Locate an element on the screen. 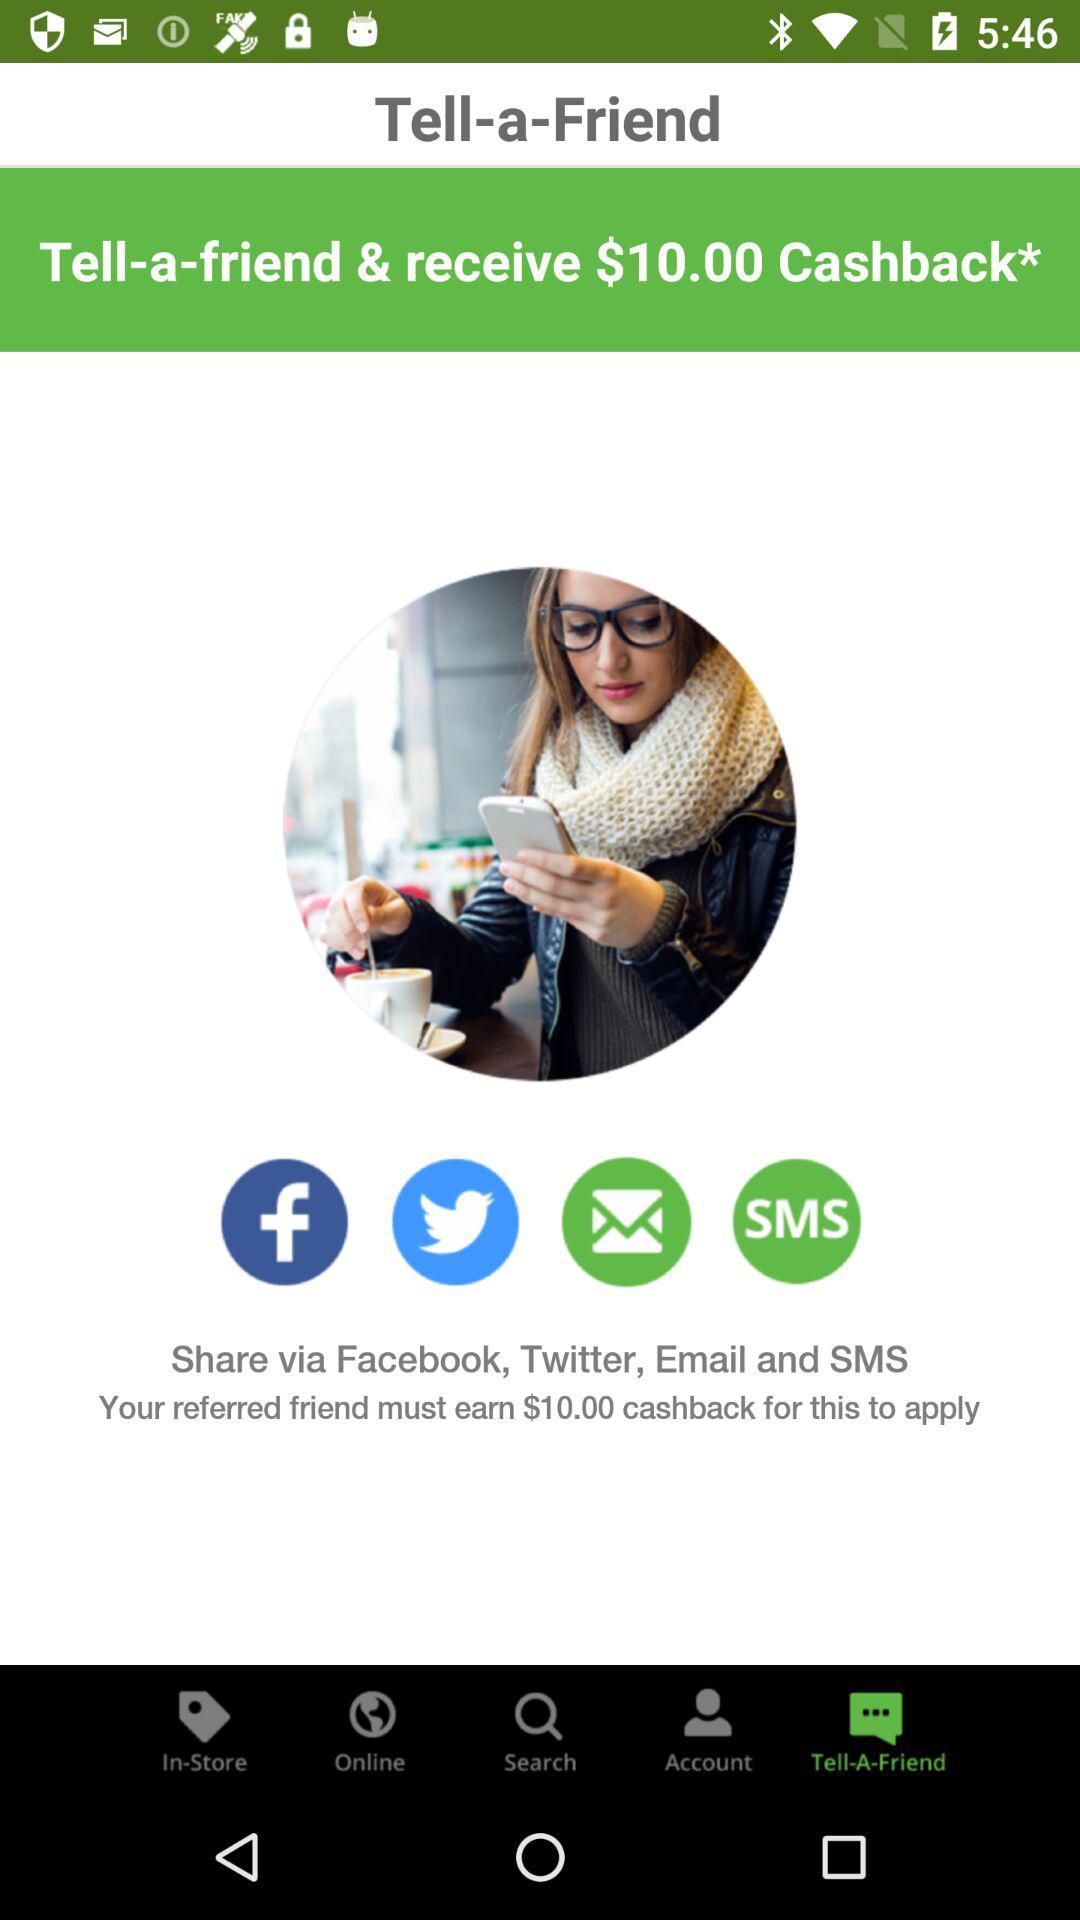  the twitter icon is located at coordinates (455, 1221).